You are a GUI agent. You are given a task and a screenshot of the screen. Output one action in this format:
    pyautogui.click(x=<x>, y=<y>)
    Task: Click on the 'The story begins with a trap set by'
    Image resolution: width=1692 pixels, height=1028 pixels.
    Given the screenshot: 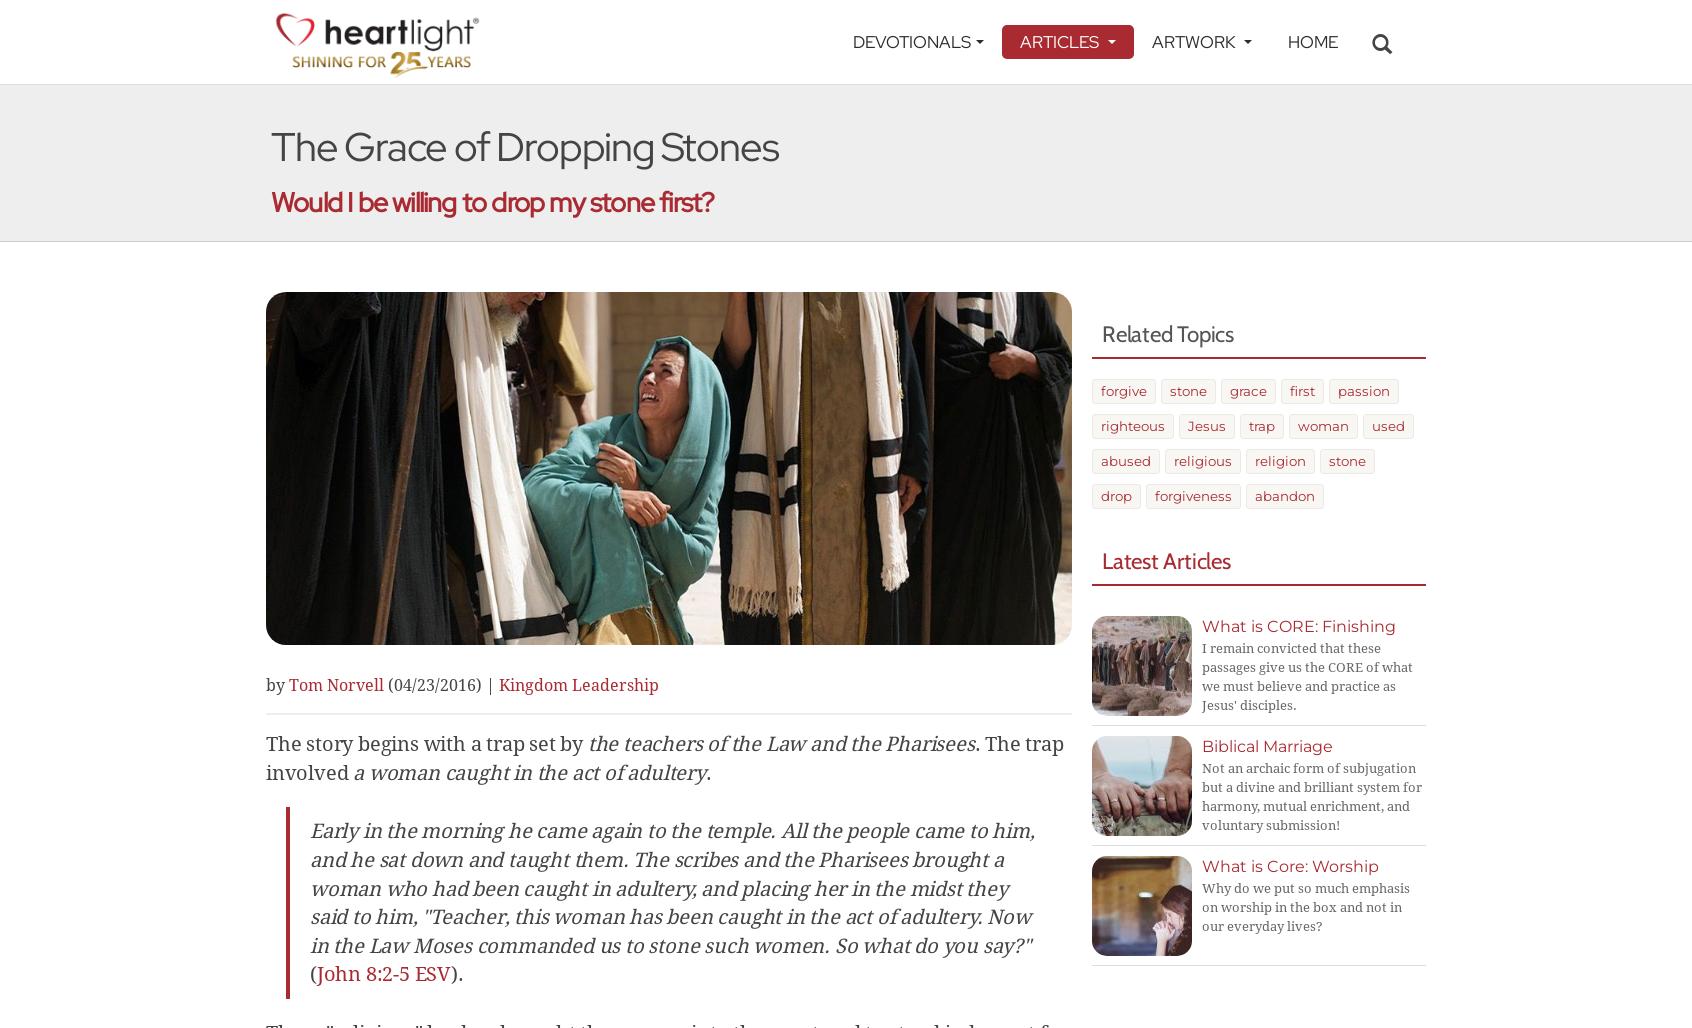 What is the action you would take?
    pyautogui.click(x=425, y=742)
    